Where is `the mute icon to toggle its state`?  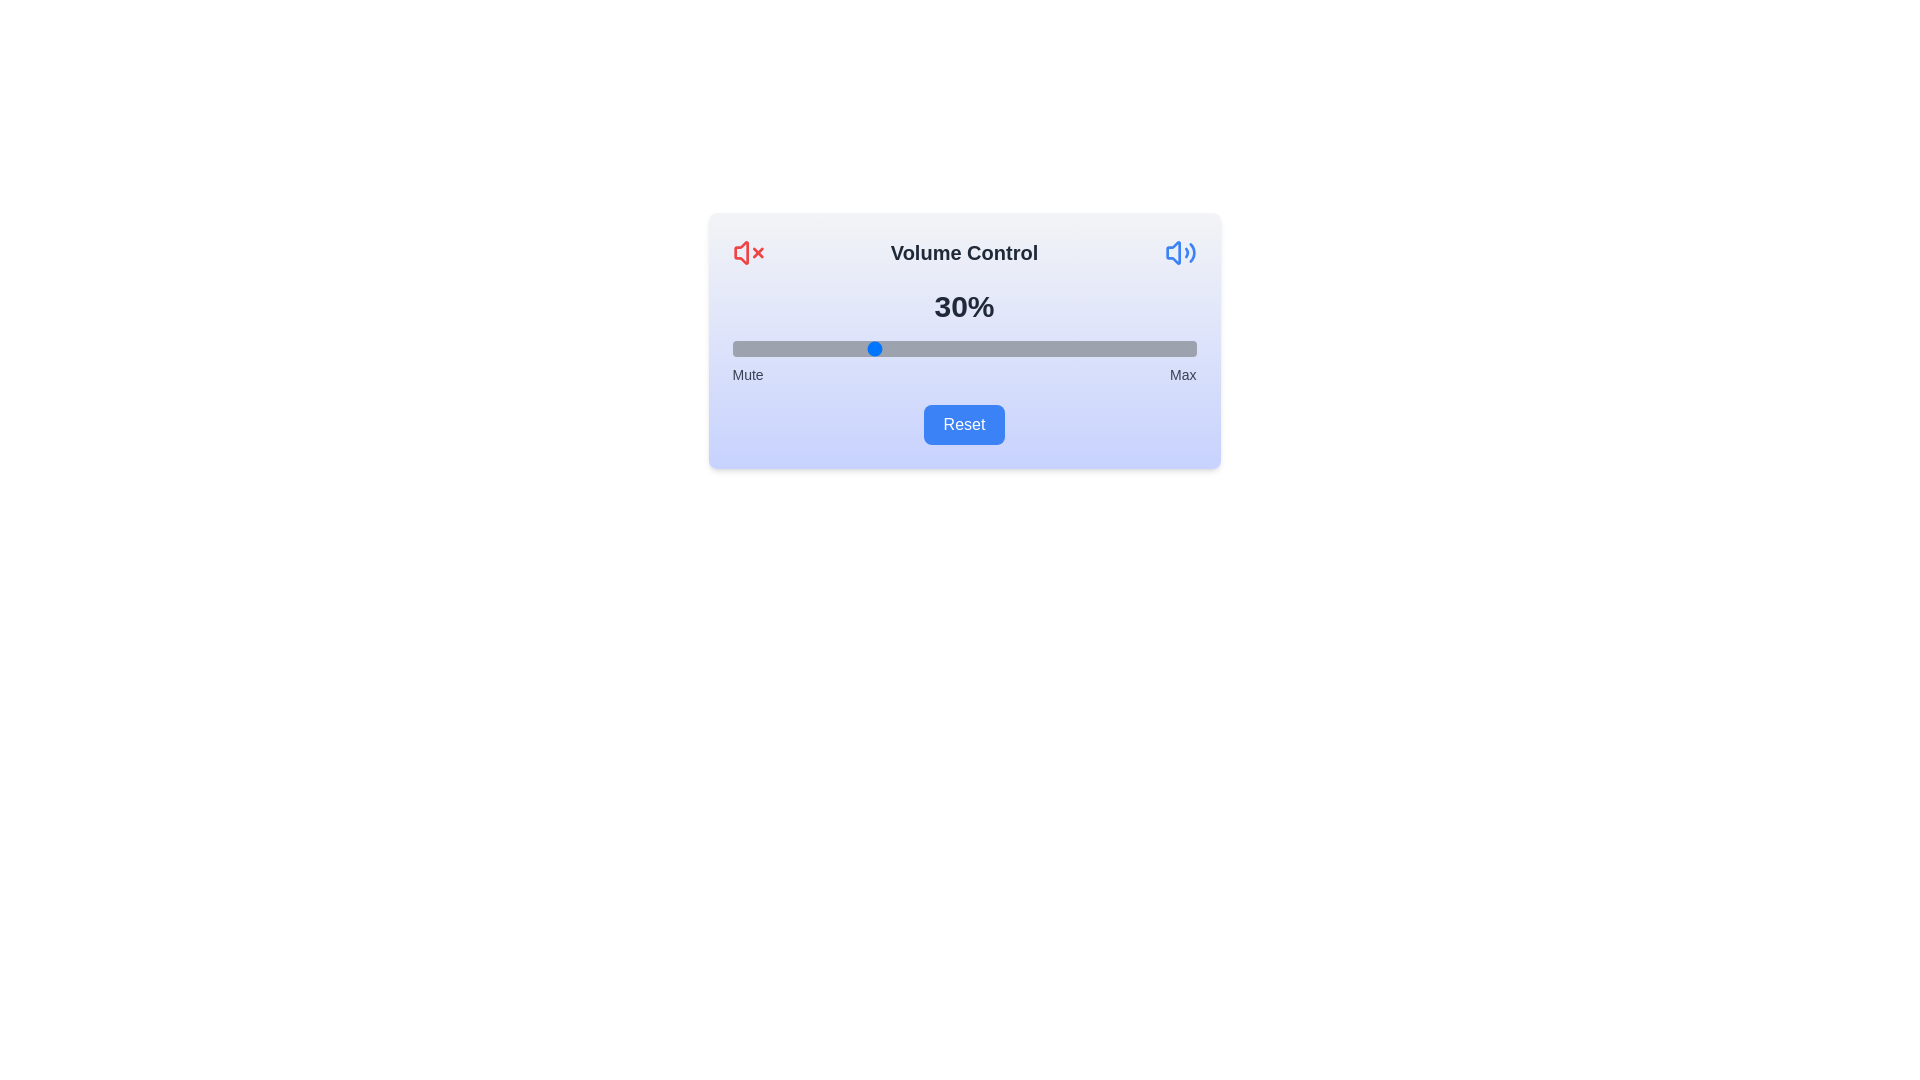
the mute icon to toggle its state is located at coordinates (747, 252).